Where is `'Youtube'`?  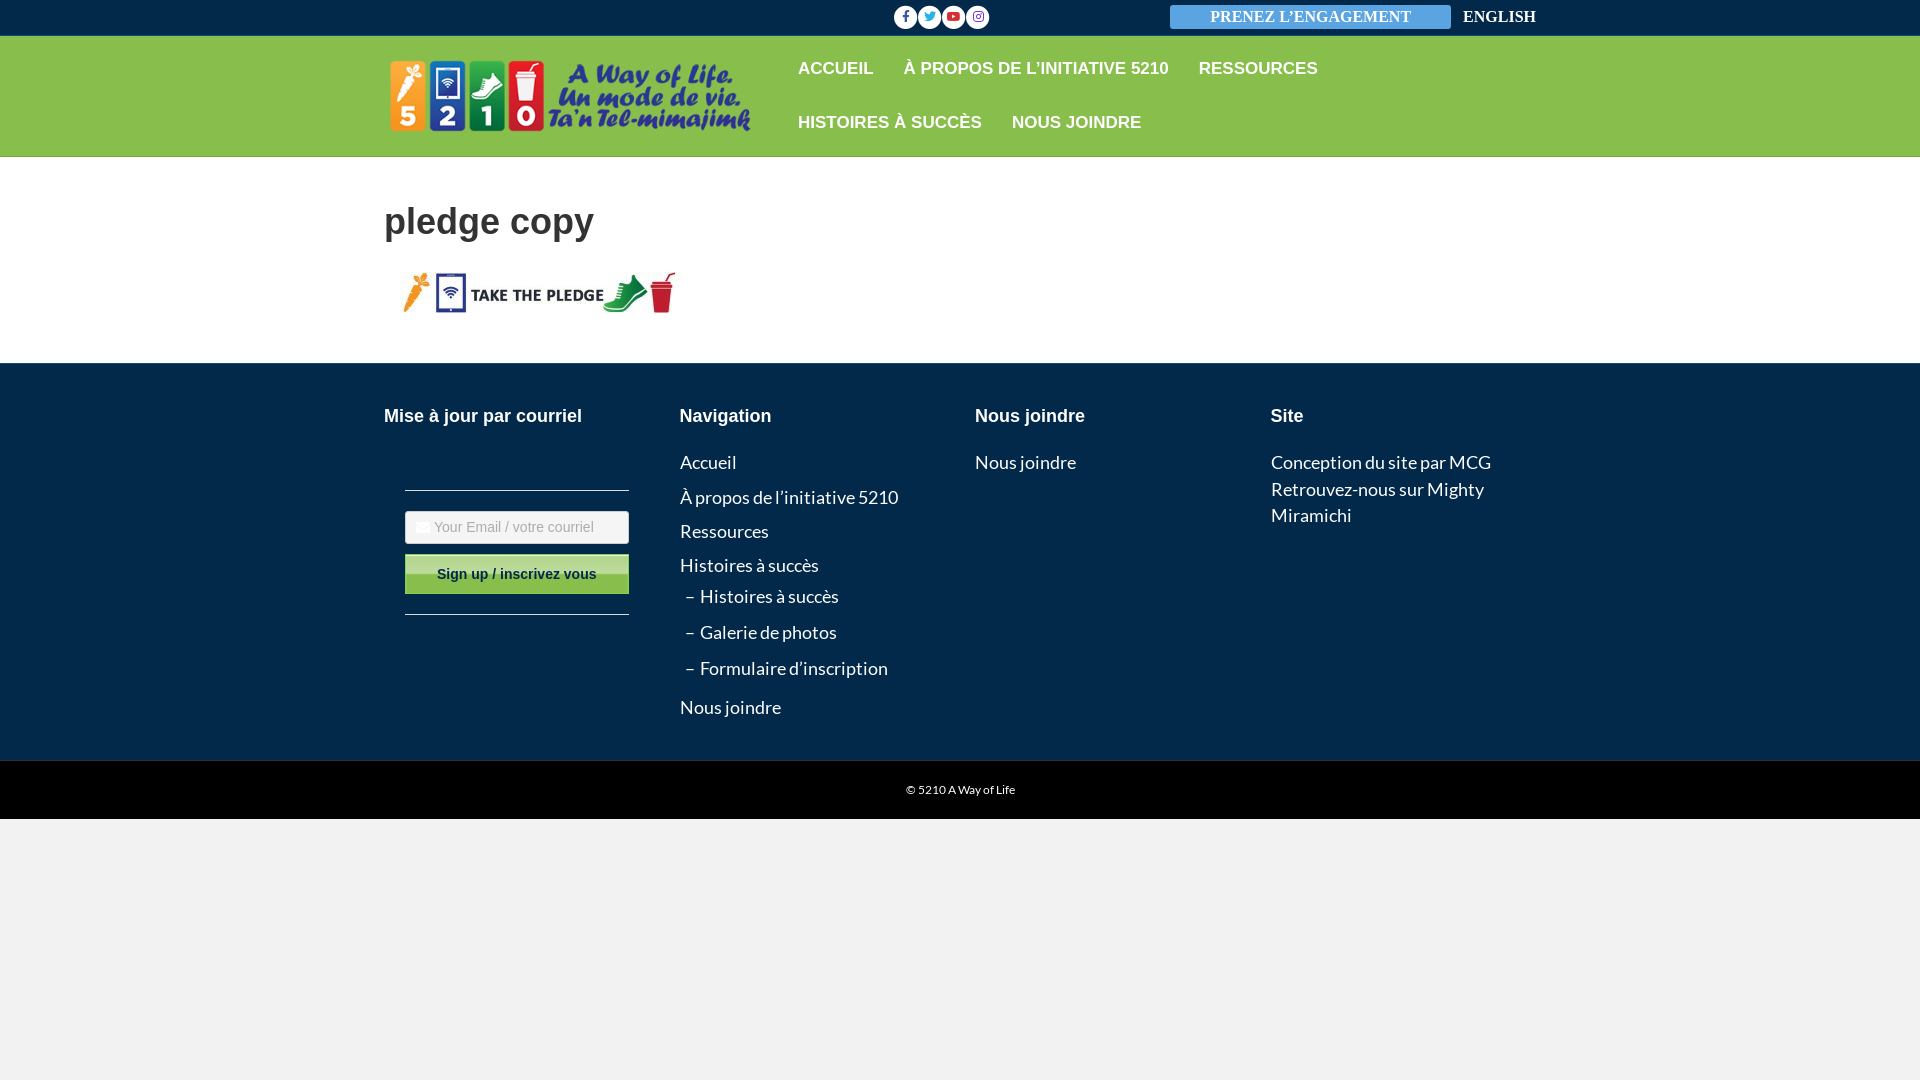
'Youtube' is located at coordinates (940, 16).